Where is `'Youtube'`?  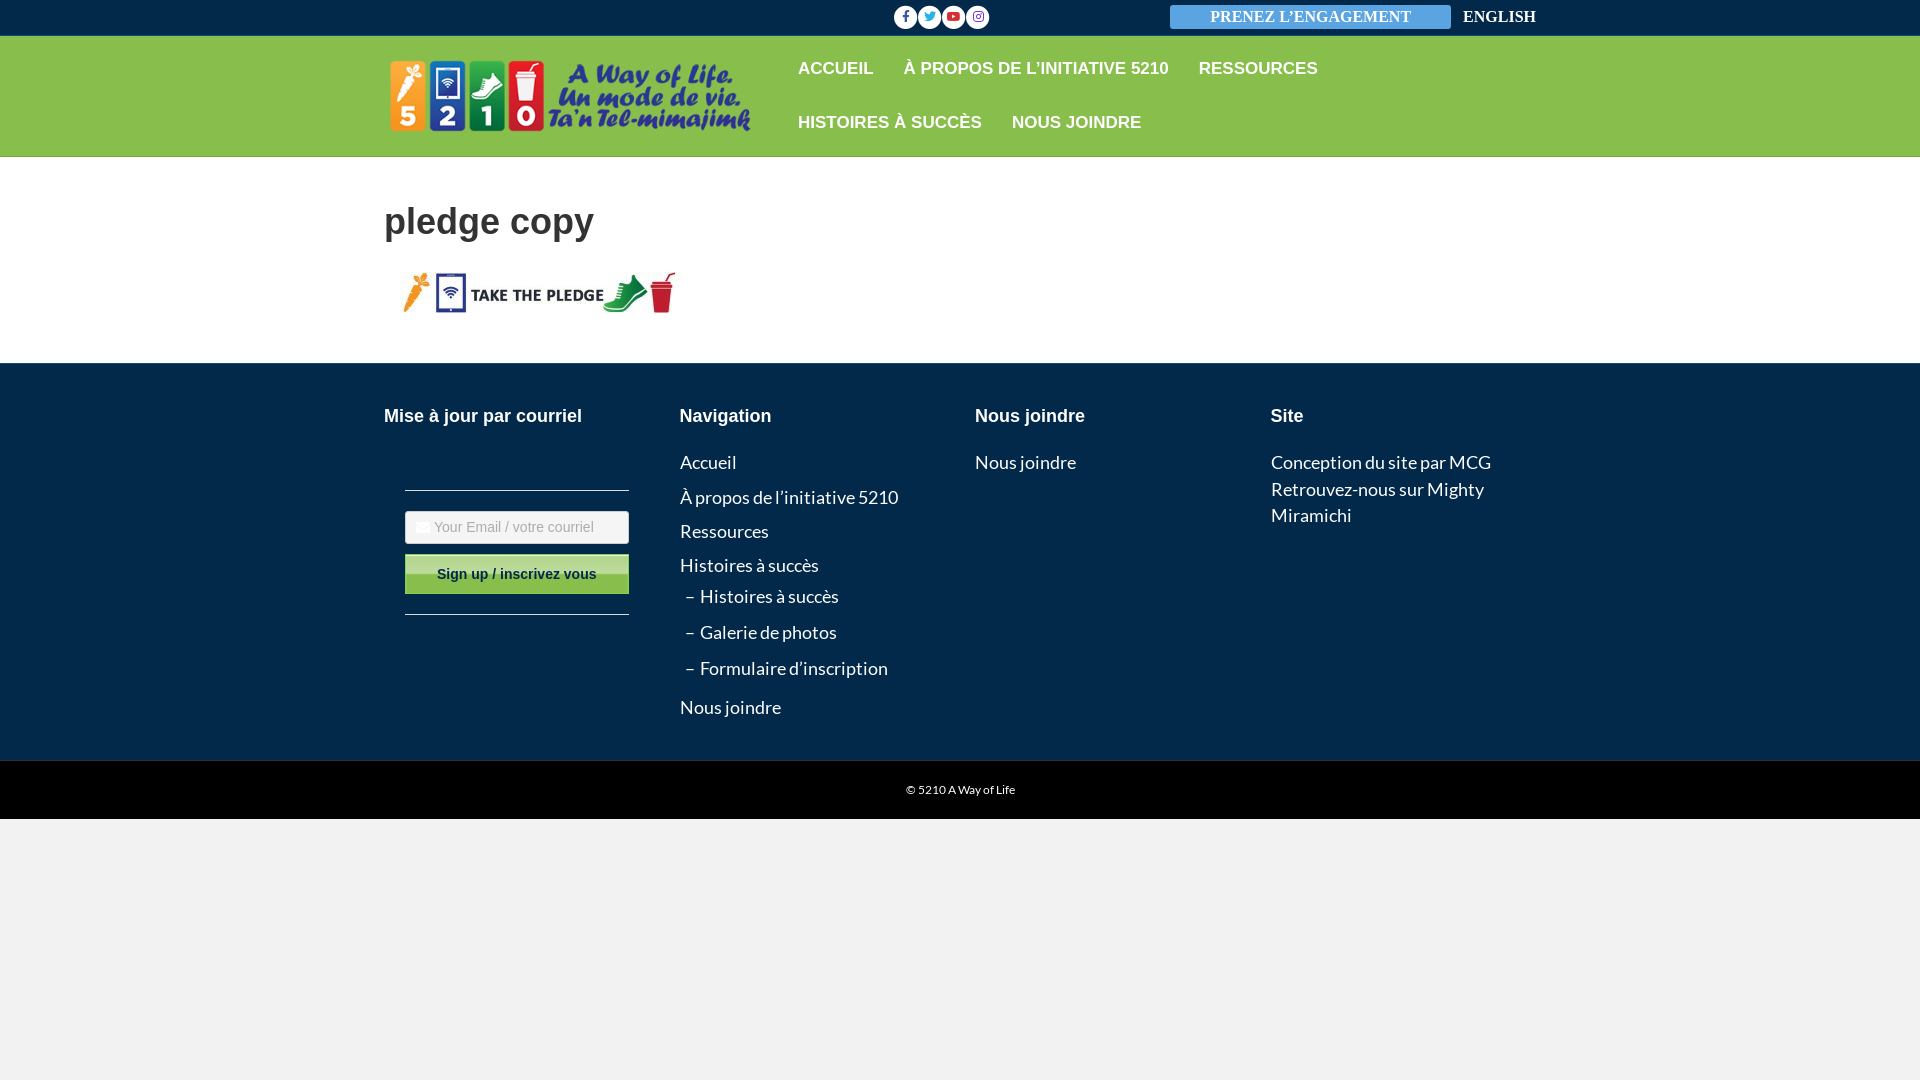
'Youtube' is located at coordinates (940, 16).